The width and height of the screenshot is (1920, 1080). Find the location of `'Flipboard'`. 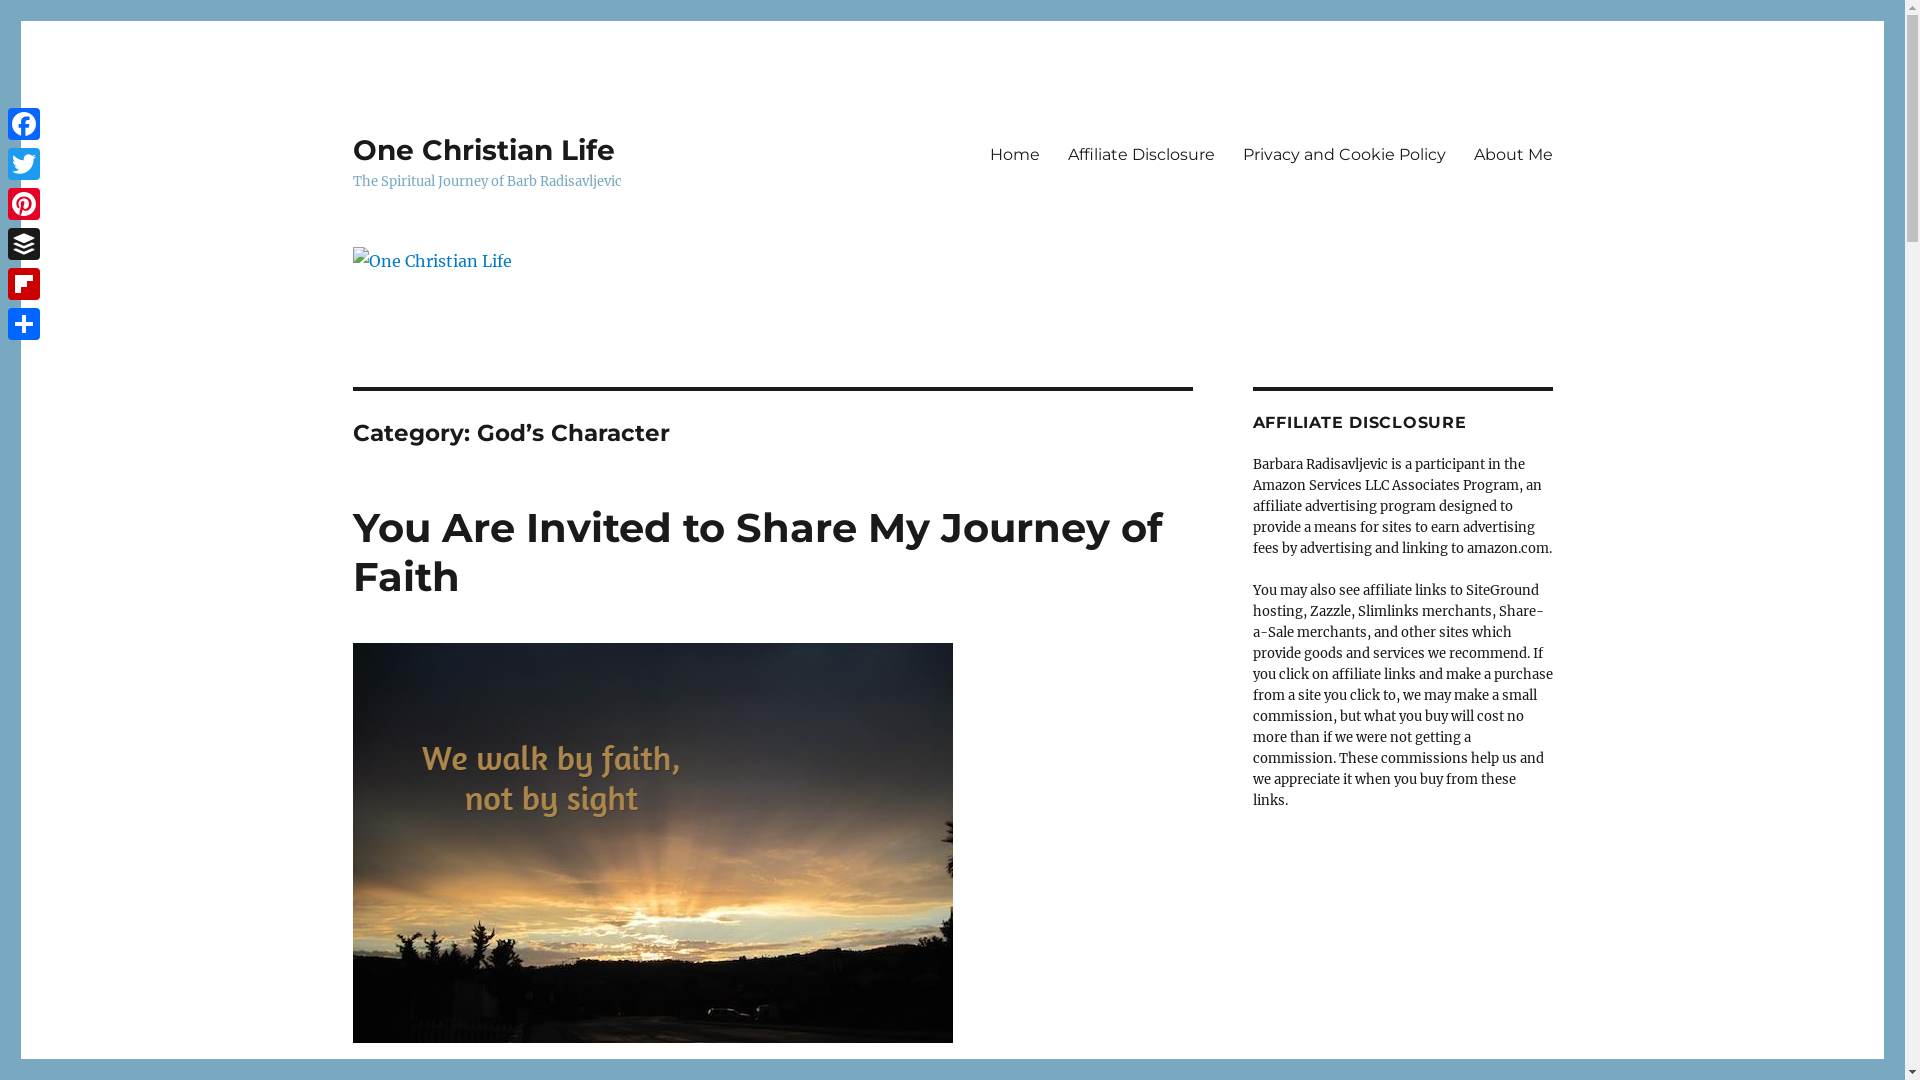

'Flipboard' is located at coordinates (24, 284).